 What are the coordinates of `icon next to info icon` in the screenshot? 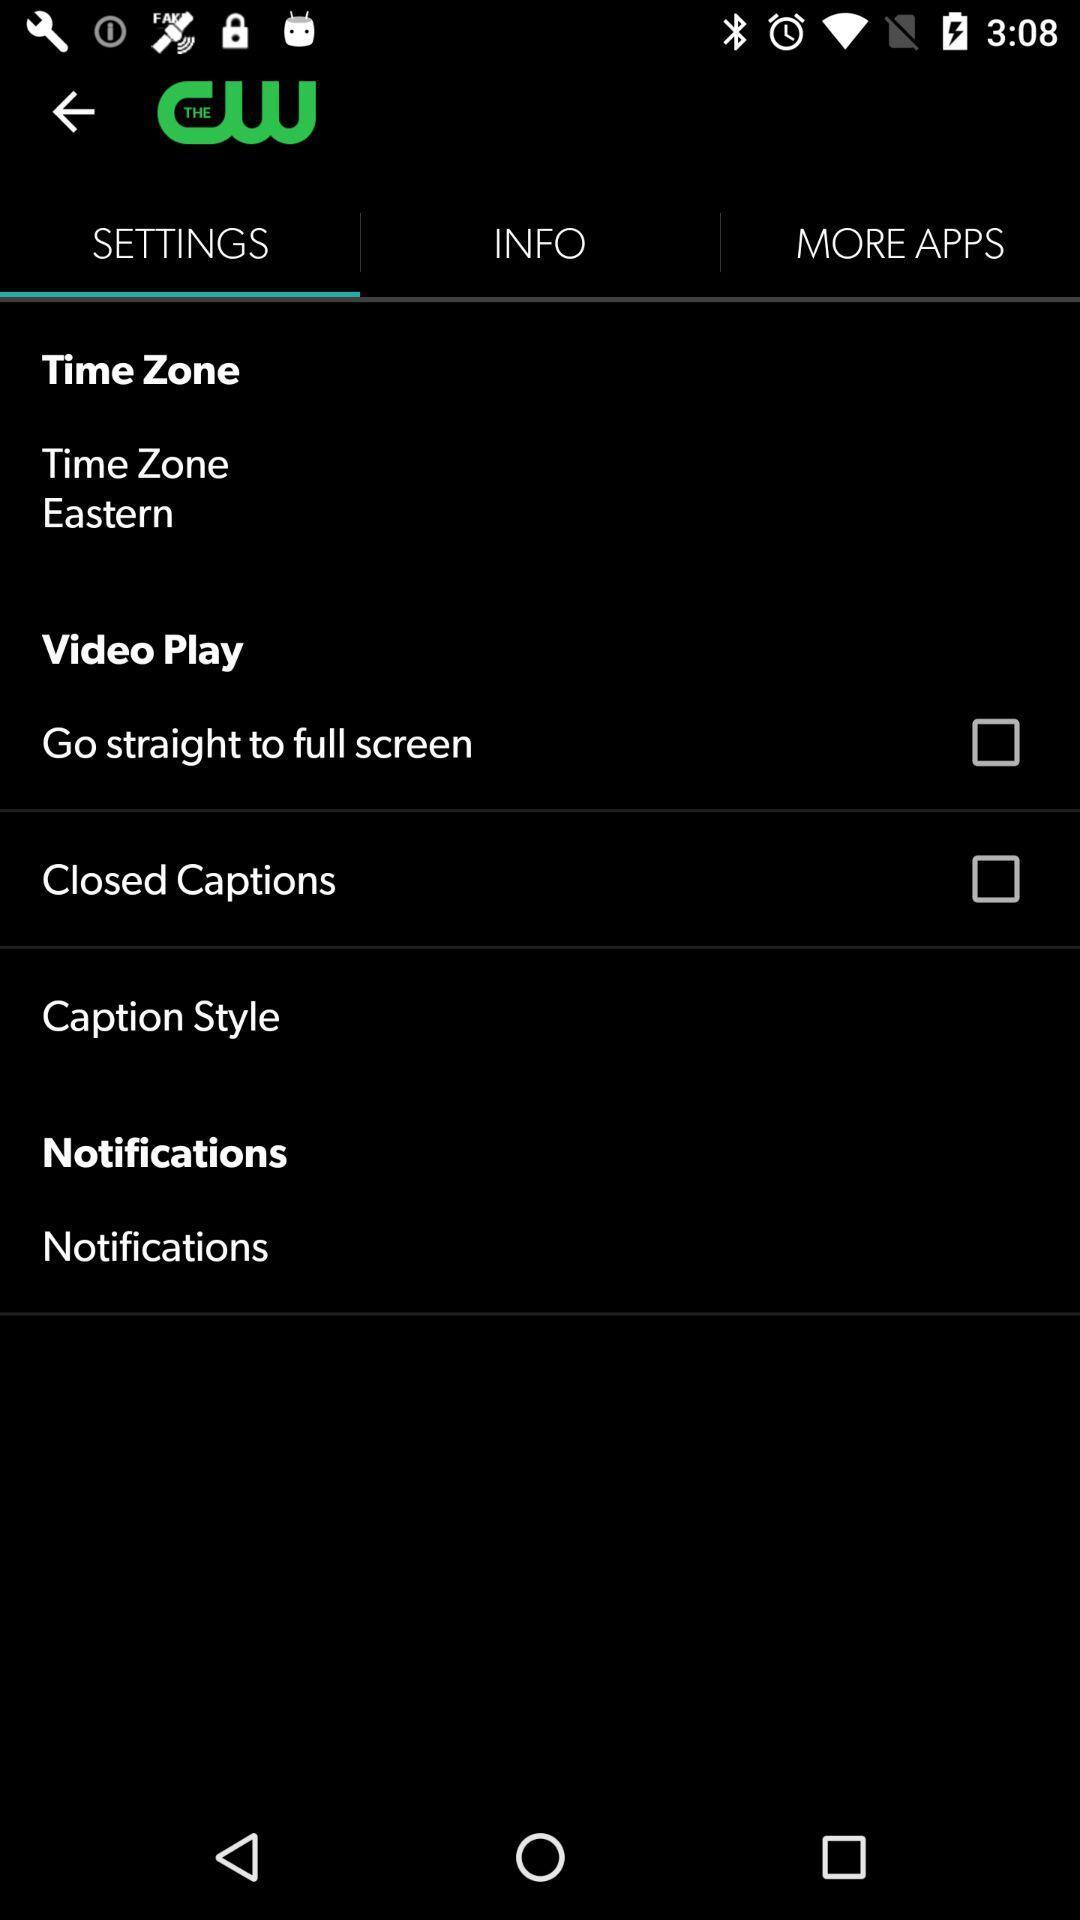 It's located at (180, 242).